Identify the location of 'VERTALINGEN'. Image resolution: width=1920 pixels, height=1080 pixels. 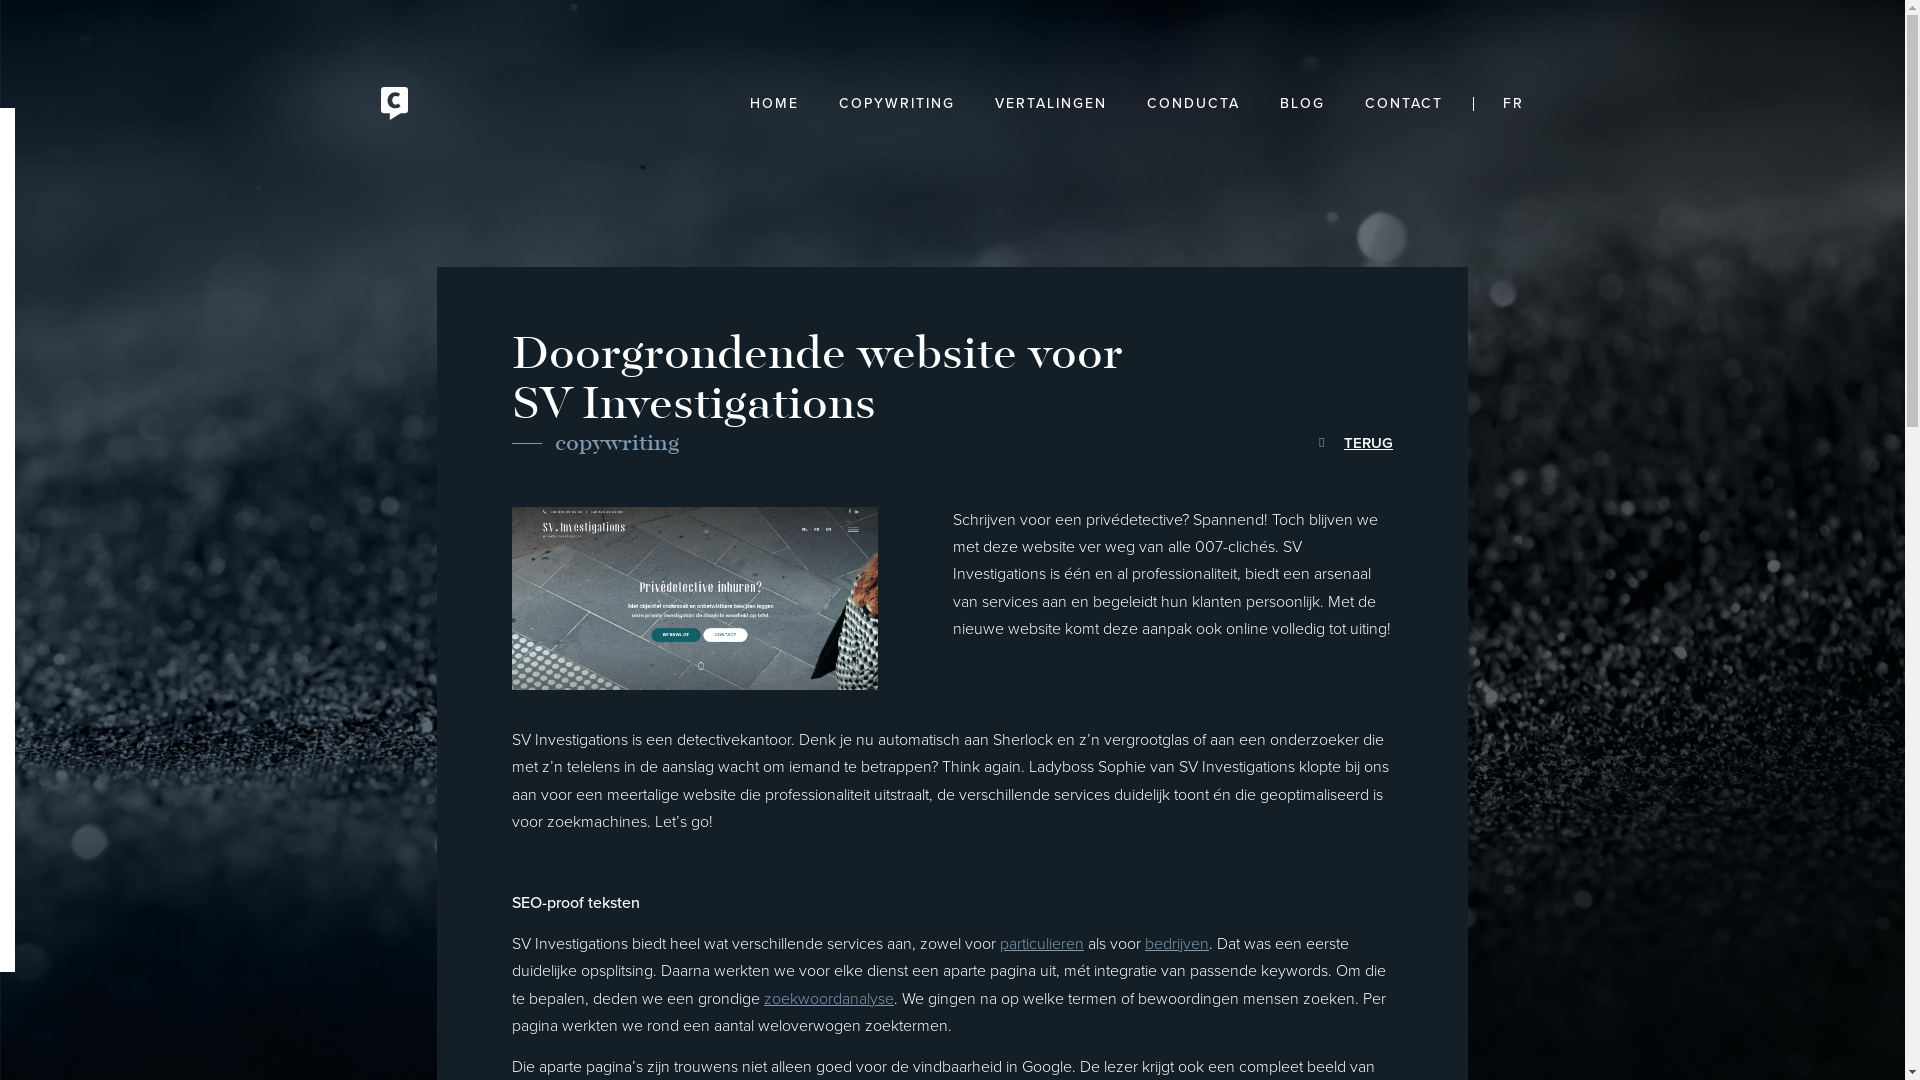
(1050, 103).